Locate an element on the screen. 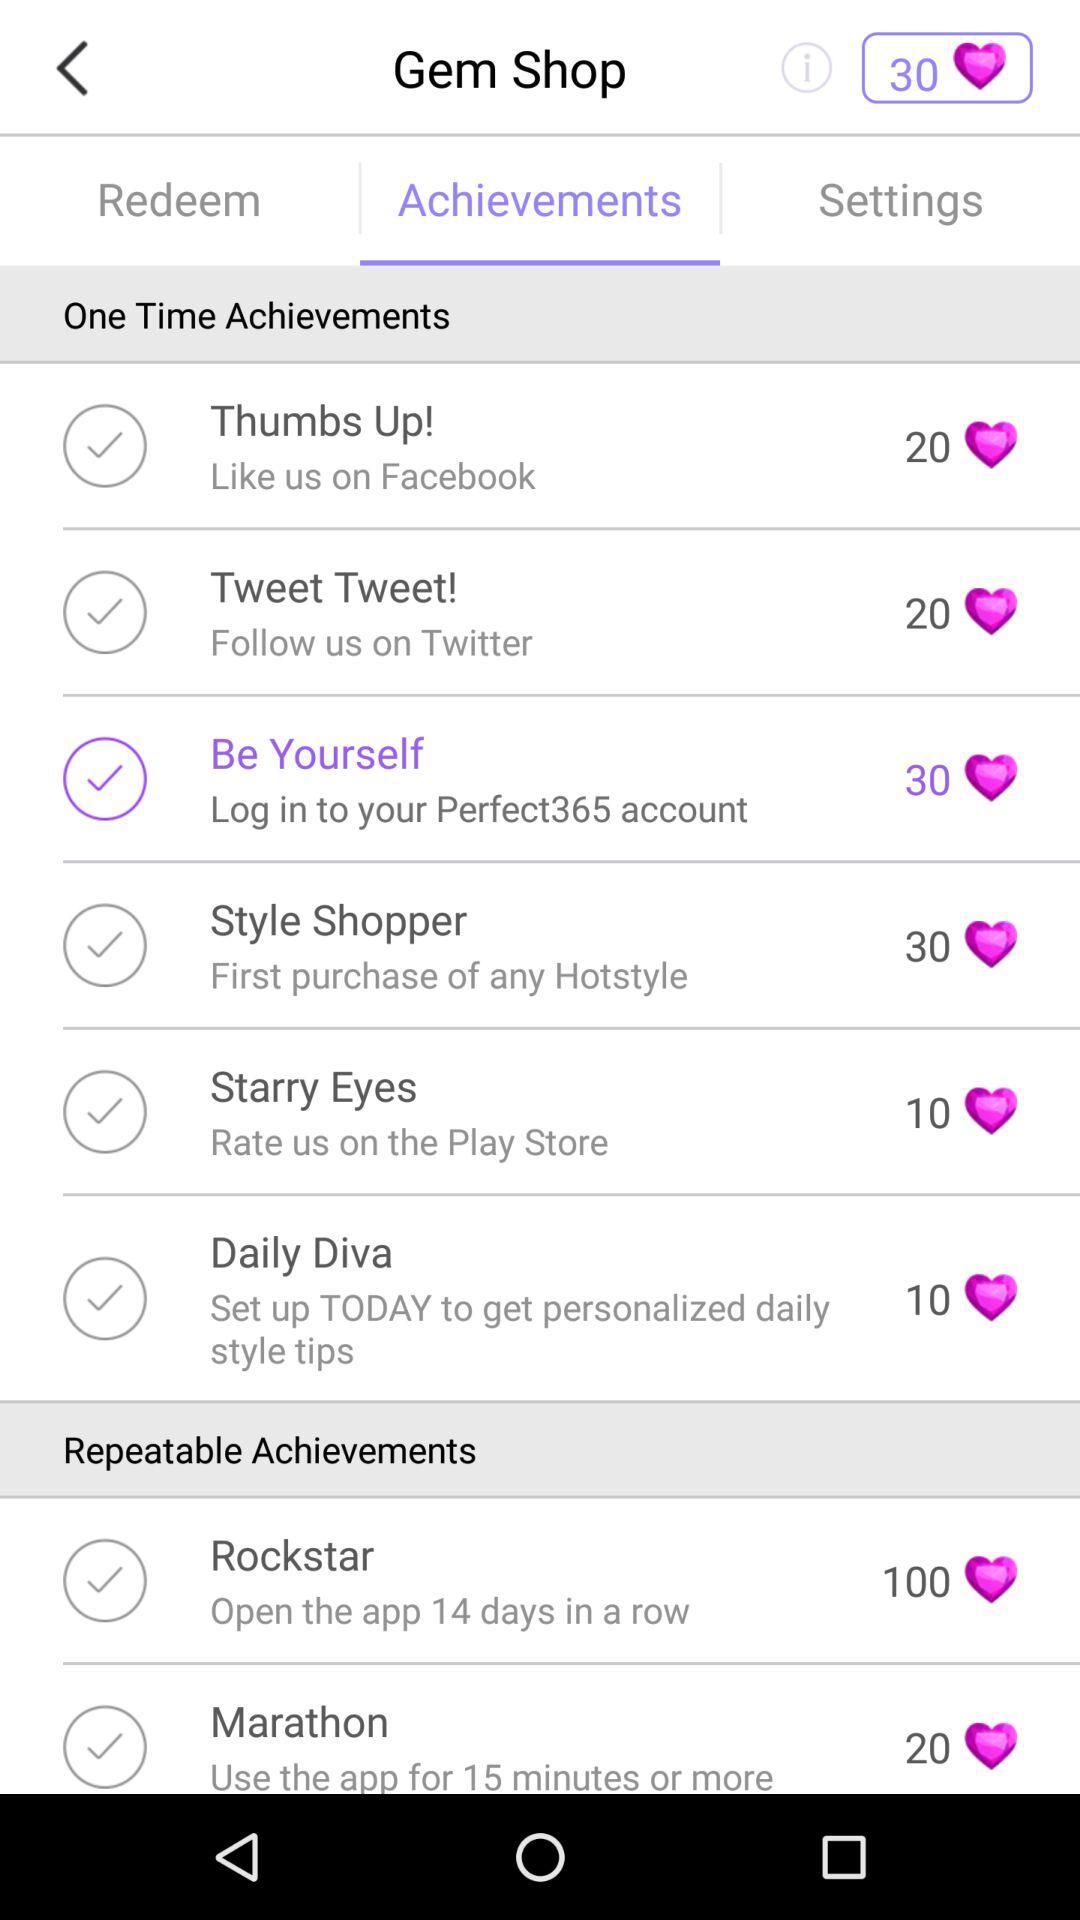 The width and height of the screenshot is (1080, 1920). item above first purchase of item is located at coordinates (337, 917).